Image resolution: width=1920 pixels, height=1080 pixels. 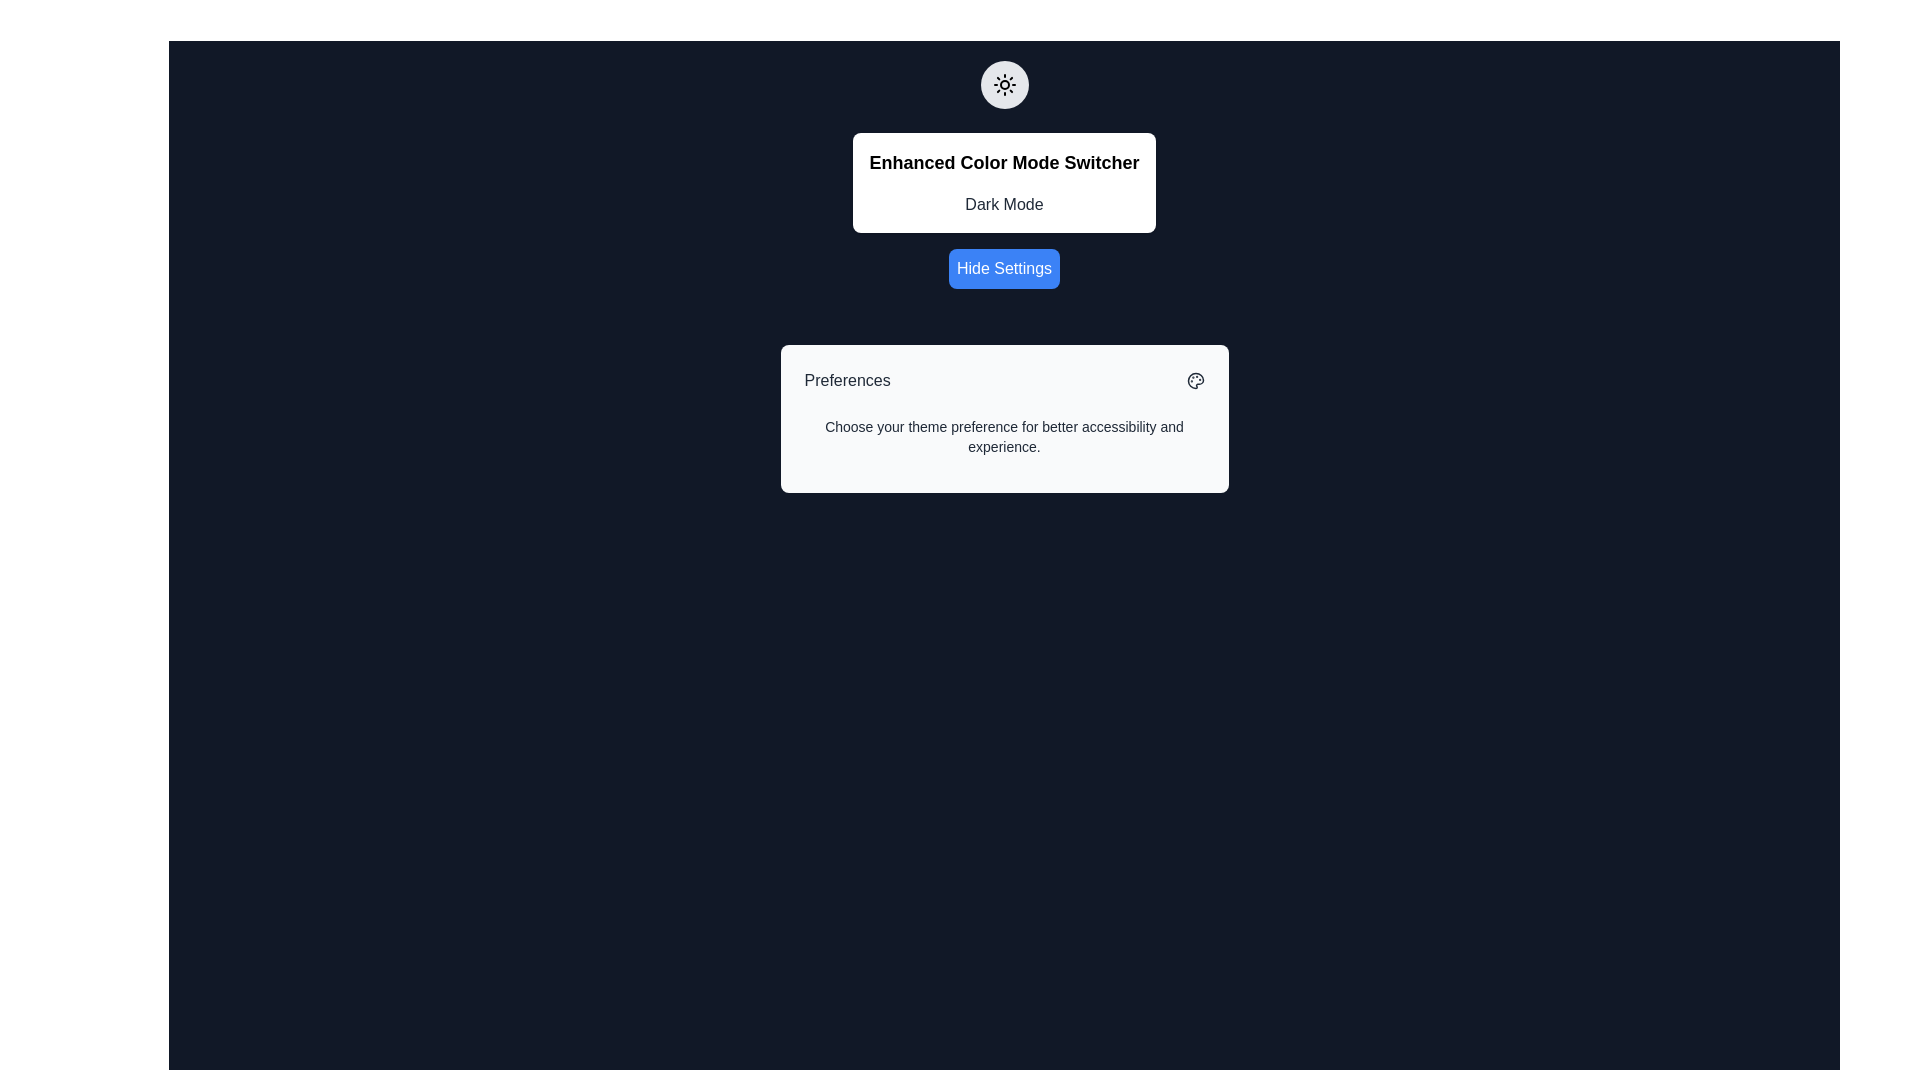 What do you see at coordinates (1004, 418) in the screenshot?
I see `text on the Informational card component that describes theme preferences, which is centered within the card and provides information for better accessibility and experience` at bounding box center [1004, 418].